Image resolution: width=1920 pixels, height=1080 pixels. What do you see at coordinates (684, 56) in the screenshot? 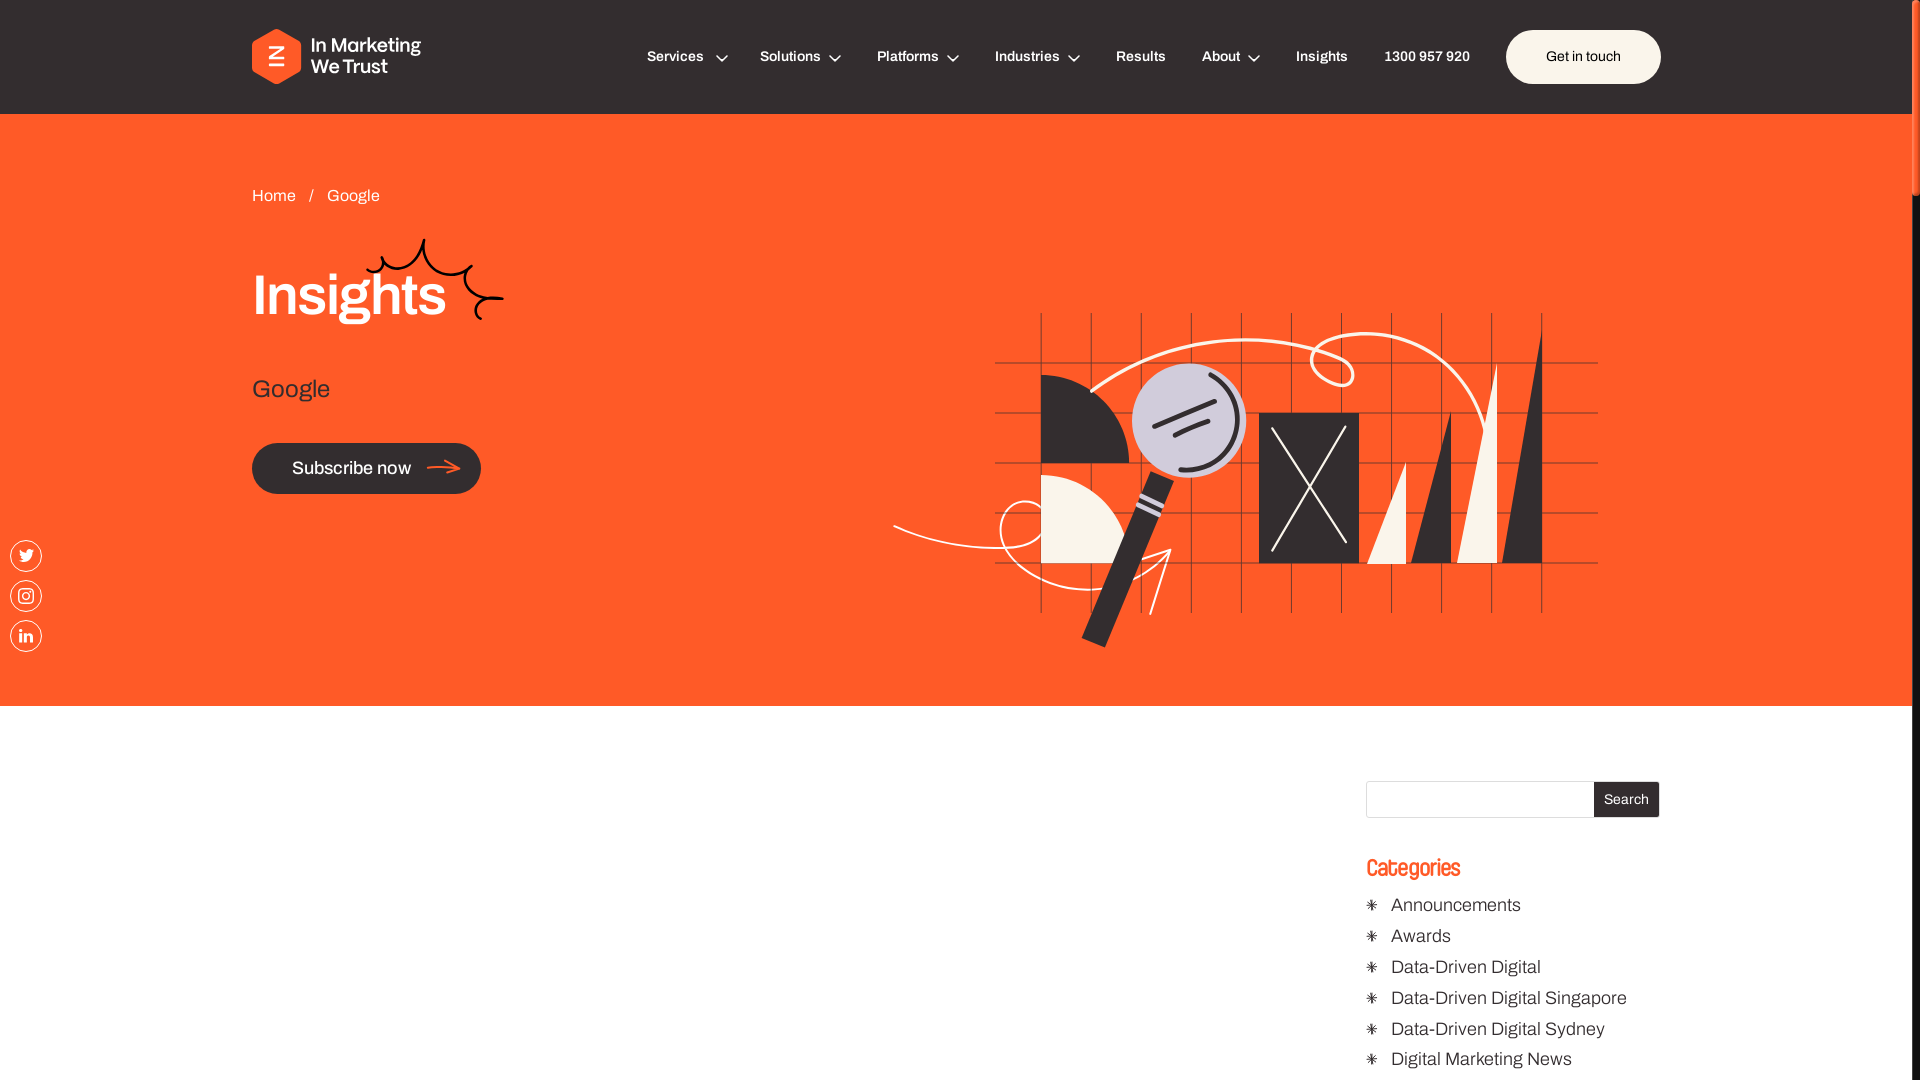
I see `'Services'` at bounding box center [684, 56].